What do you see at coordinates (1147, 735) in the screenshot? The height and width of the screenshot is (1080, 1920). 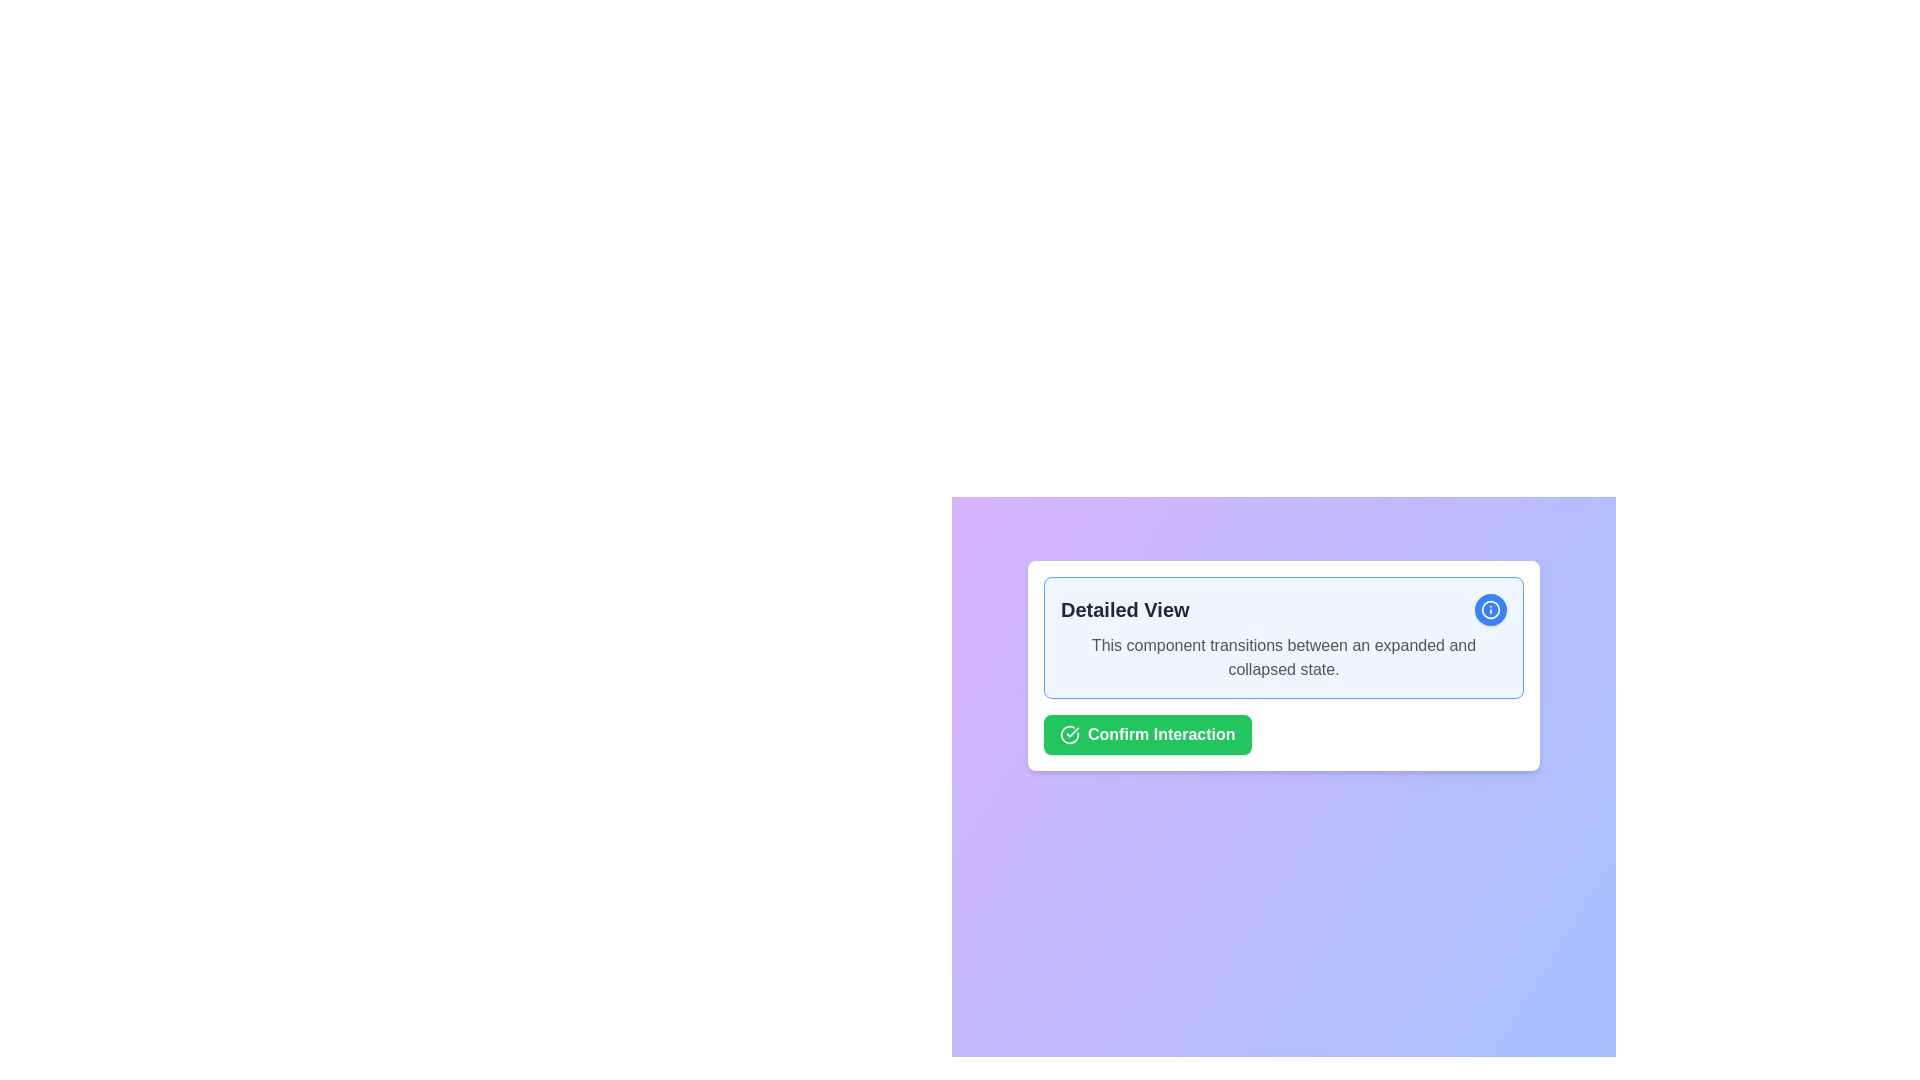 I see `the confirmation button located at the bottom of the white card to confirm the action` at bounding box center [1147, 735].